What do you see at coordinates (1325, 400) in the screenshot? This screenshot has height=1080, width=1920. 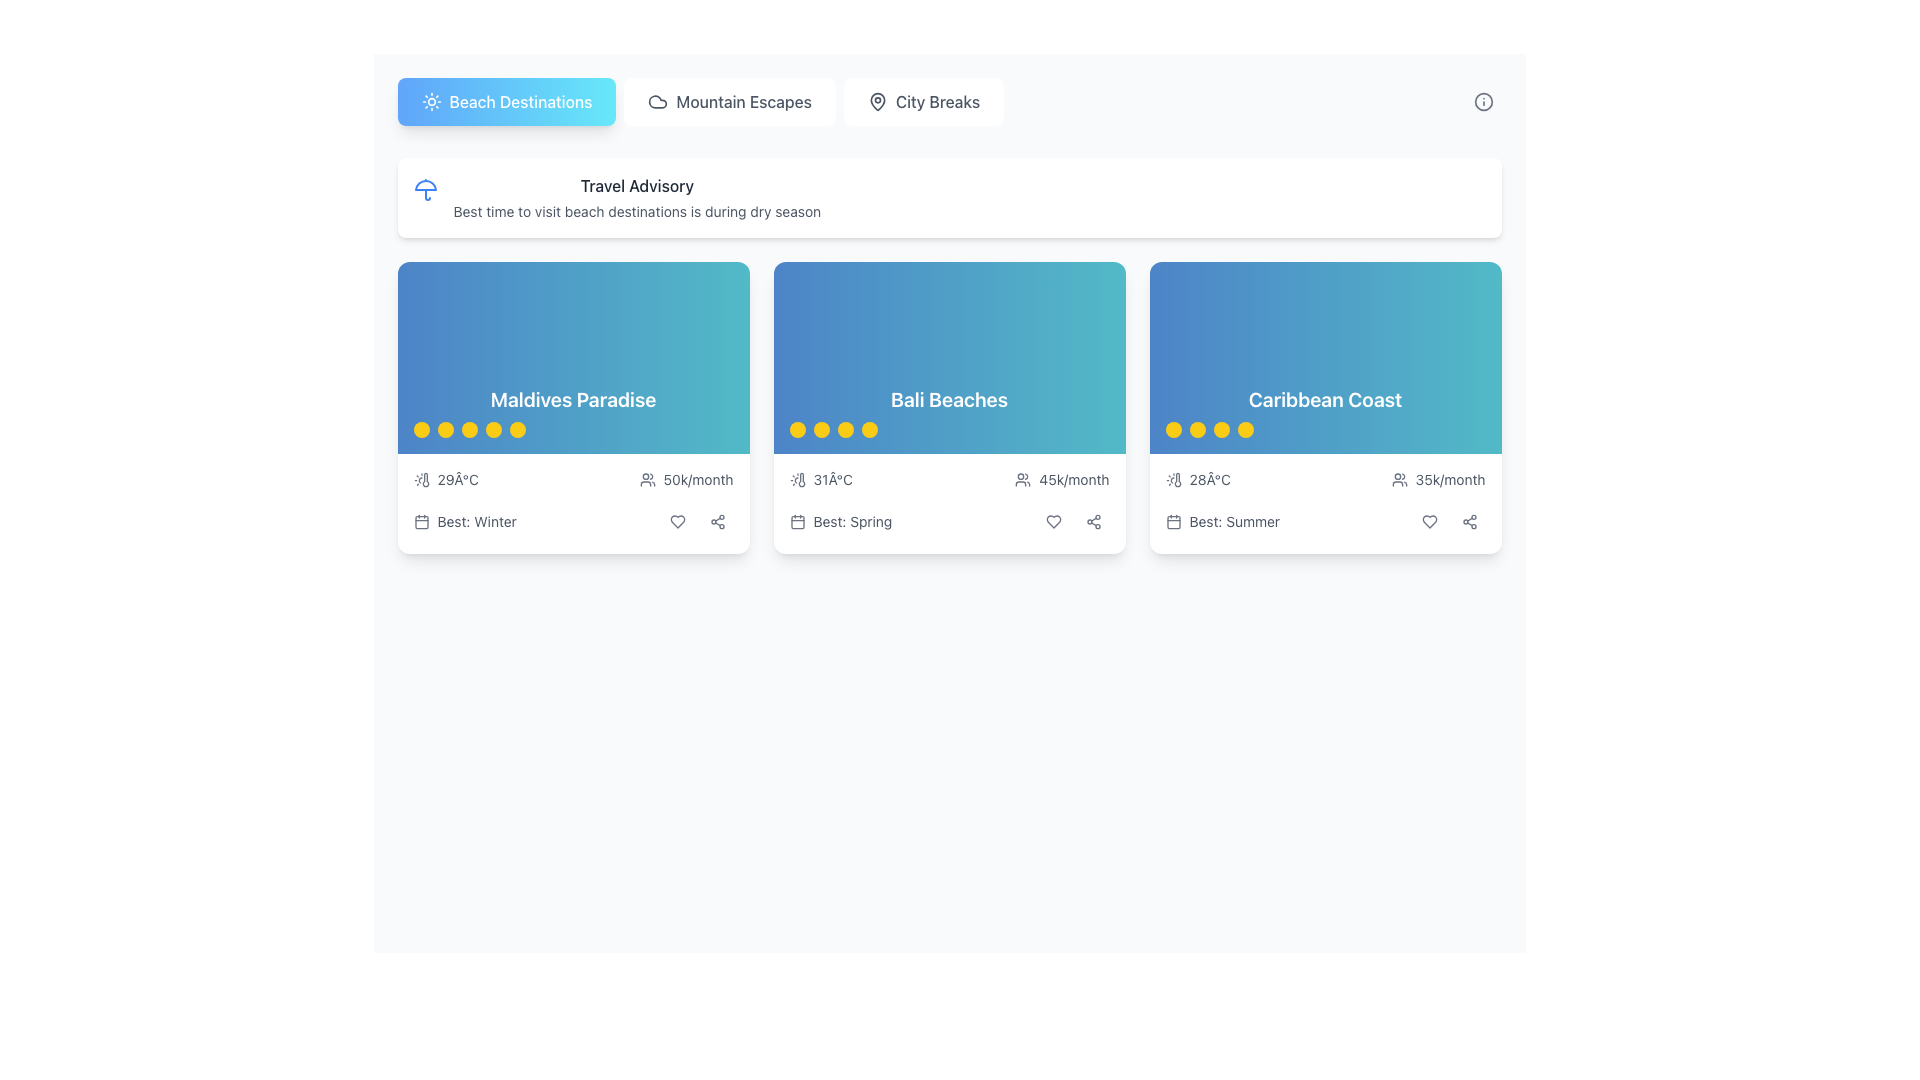 I see `the text label displaying 'Caribbean Coast' in bold white font, which is positioned at the top section of the card containing 'Caribbean Coast'` at bounding box center [1325, 400].